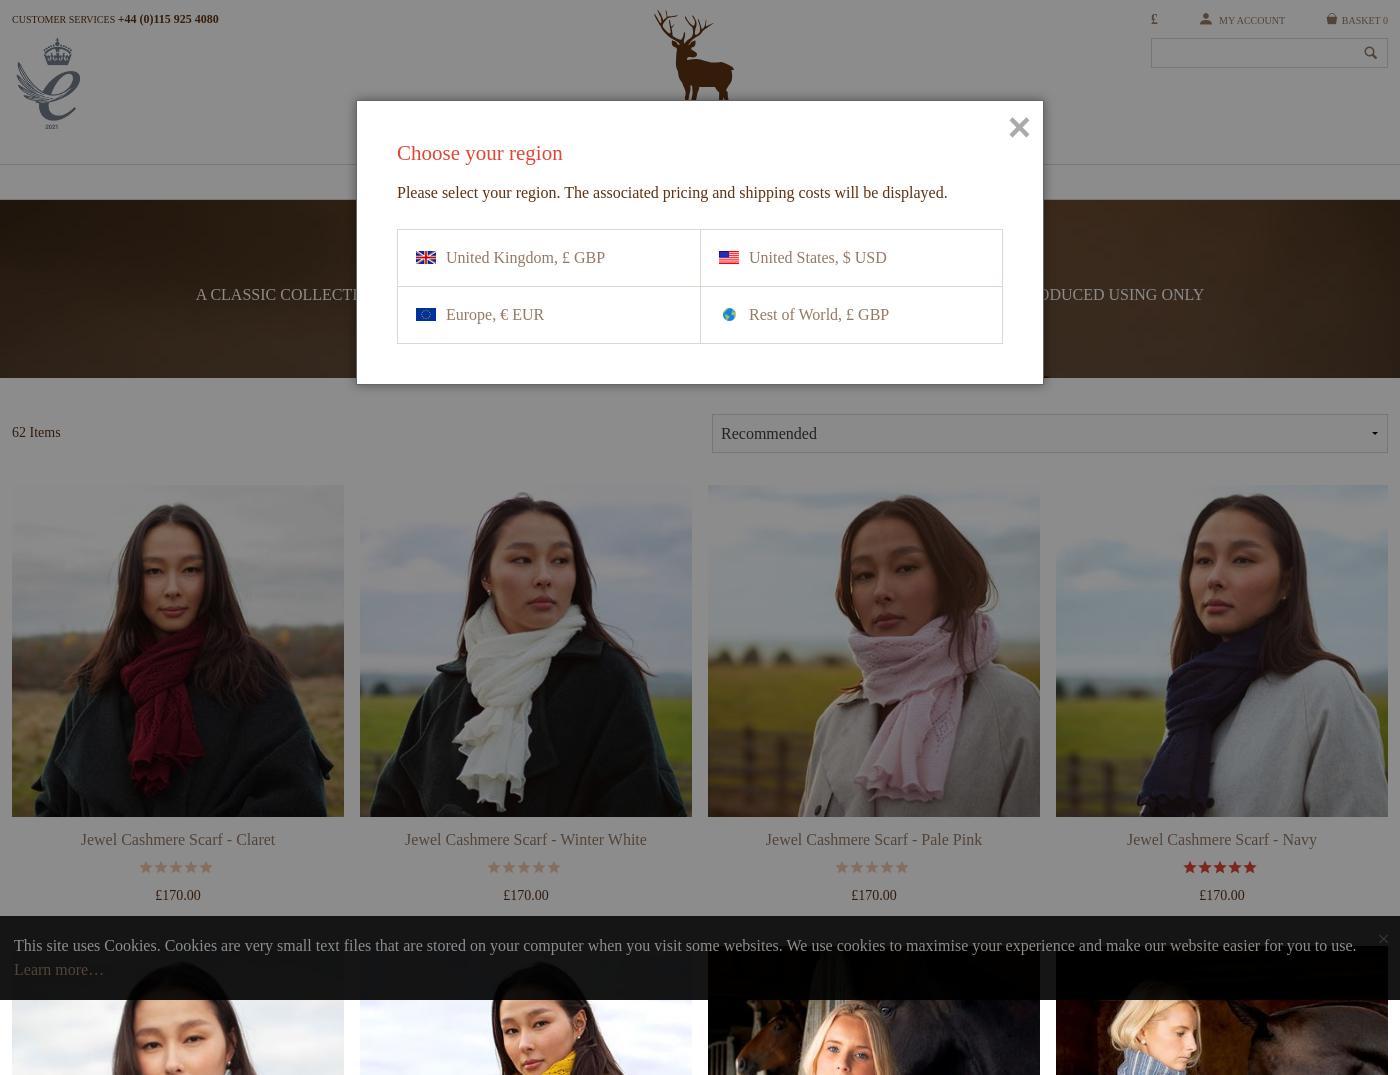  I want to click on 'Basket 0', so click(1364, 19).